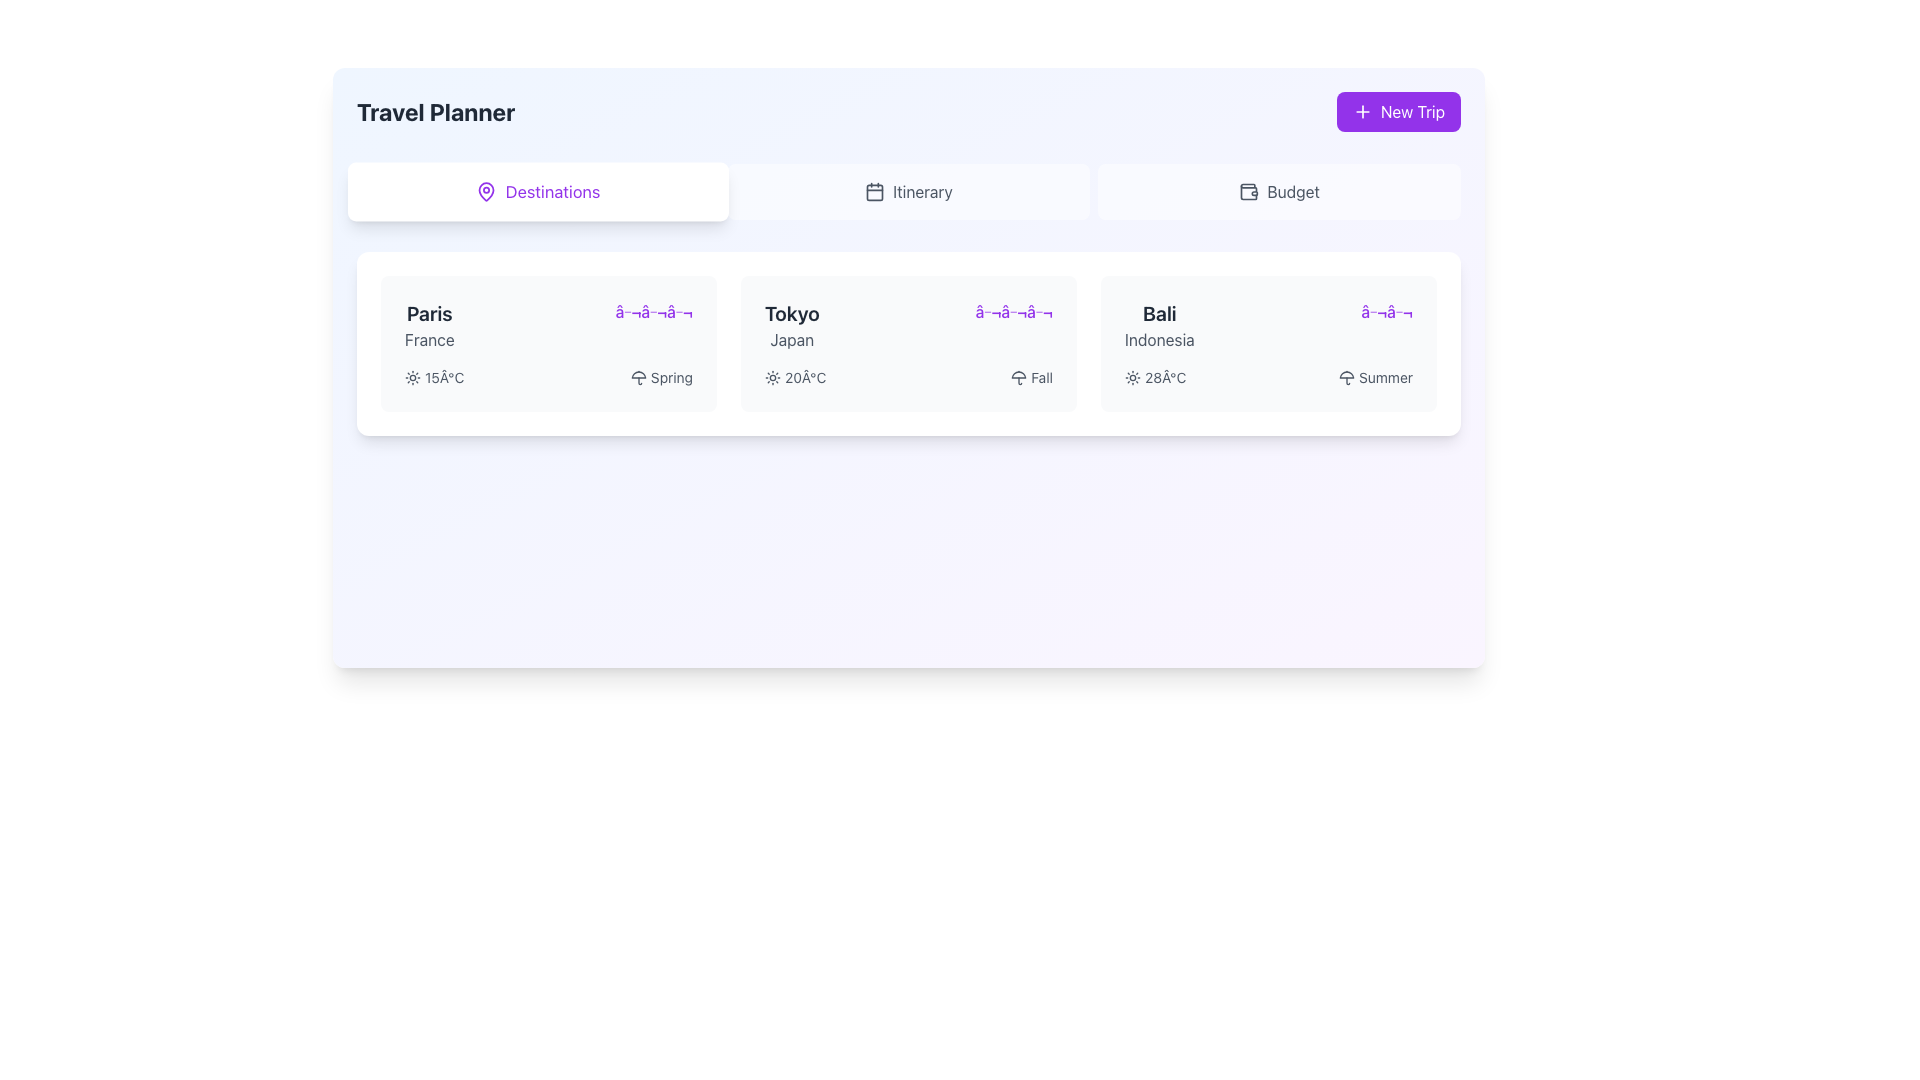 The image size is (1920, 1080). Describe the element at coordinates (791, 338) in the screenshot. I see `the text label 'Japan' styled in subdued gray, located below the title 'Tokyo' within the card representing the Tokyo destination` at that location.